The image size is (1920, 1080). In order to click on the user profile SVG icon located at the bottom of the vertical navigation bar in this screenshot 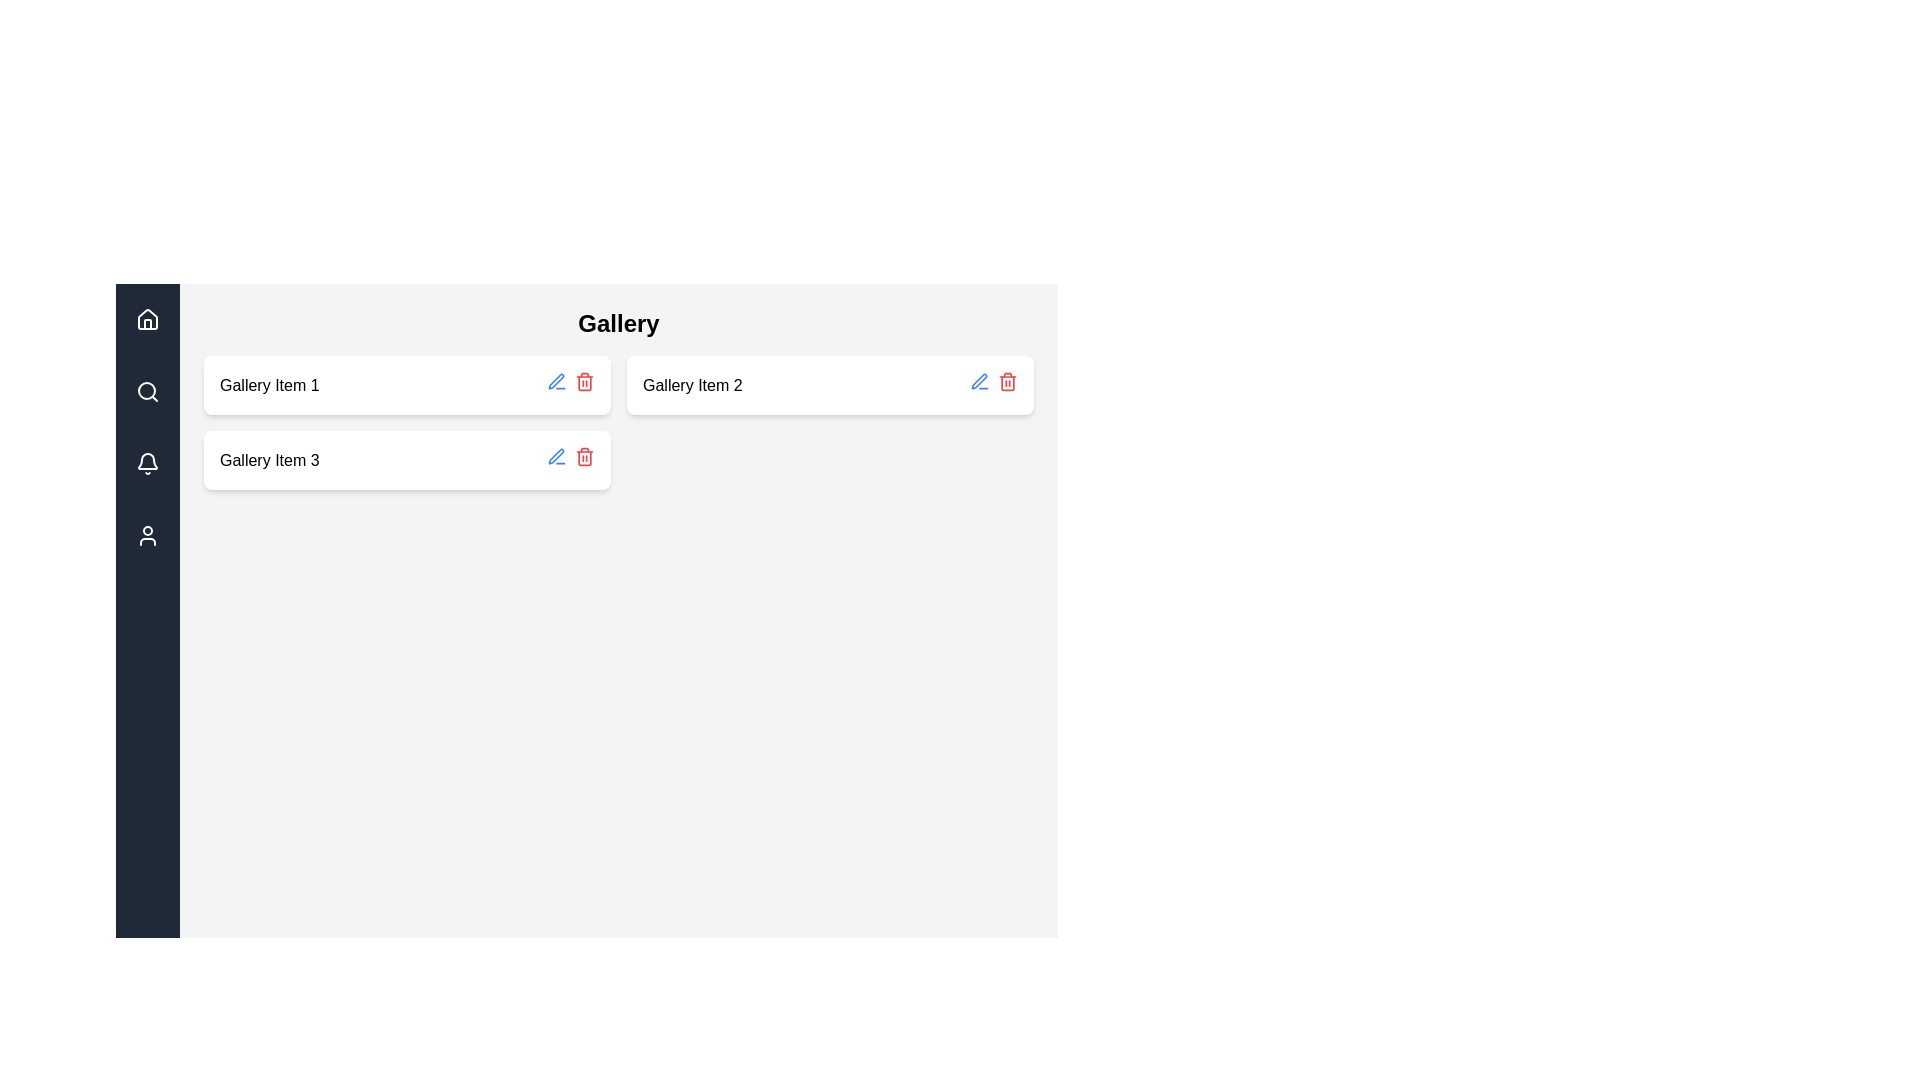, I will do `click(147, 535)`.